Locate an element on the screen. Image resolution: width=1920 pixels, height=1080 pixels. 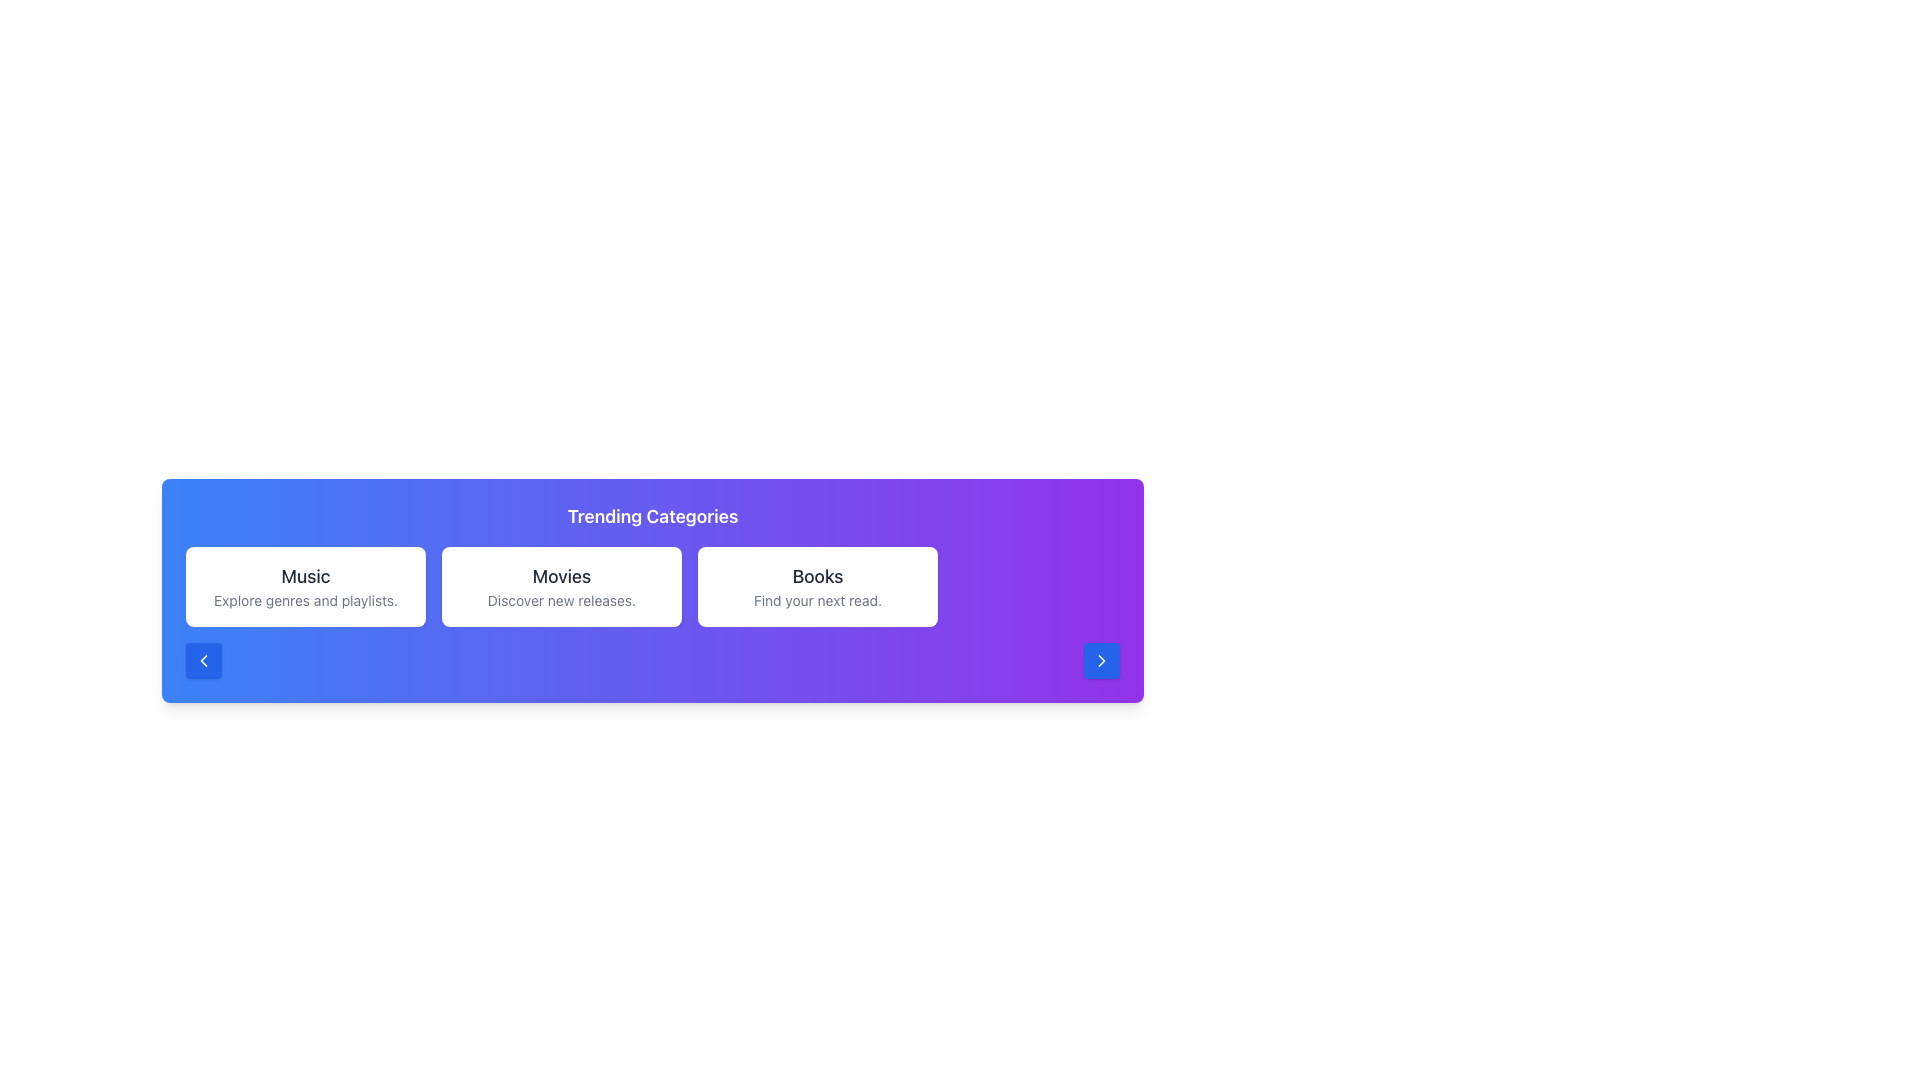
the 'Movies' text label, which is styled with a large bold font in dark gray and positioned at the top of a white rectangular card with rounded corners is located at coordinates (560, 577).